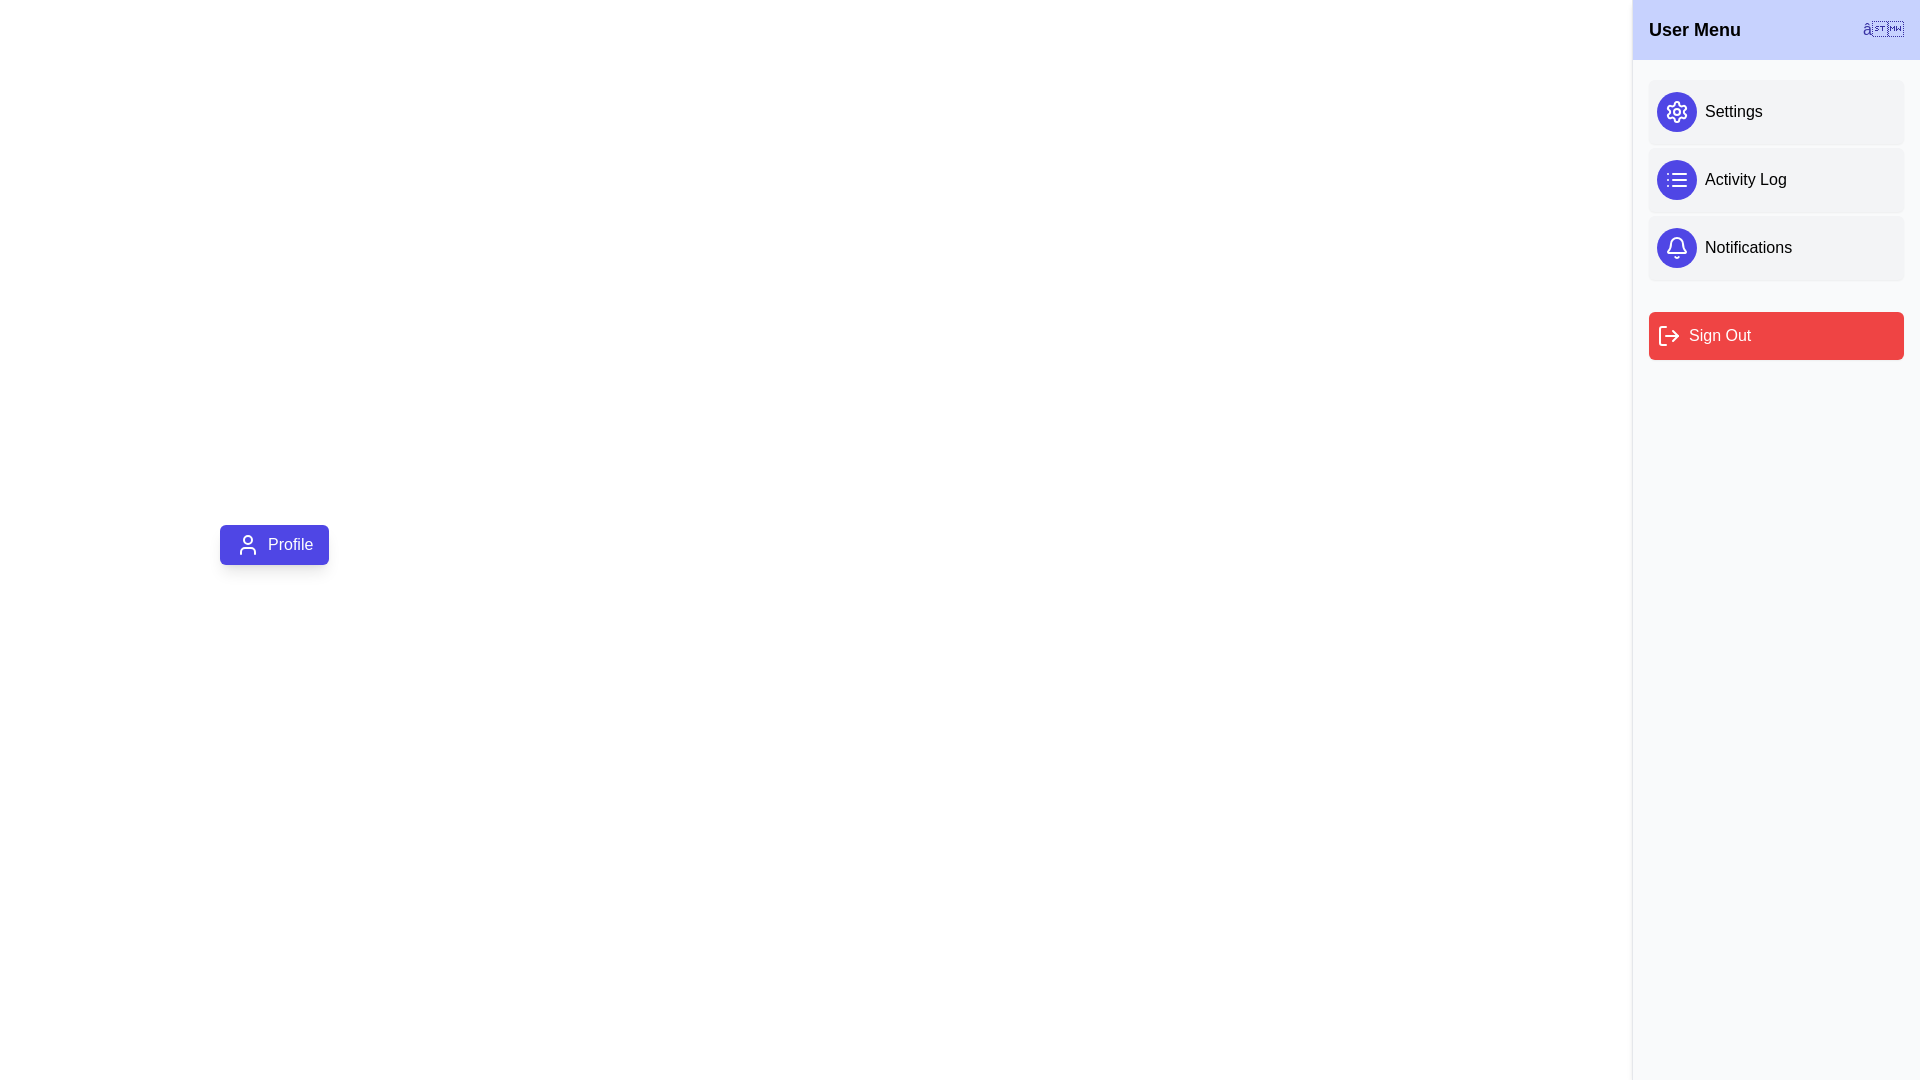 This screenshot has height=1080, width=1920. I want to click on the option Sign Out from the user menu, so click(1776, 334).